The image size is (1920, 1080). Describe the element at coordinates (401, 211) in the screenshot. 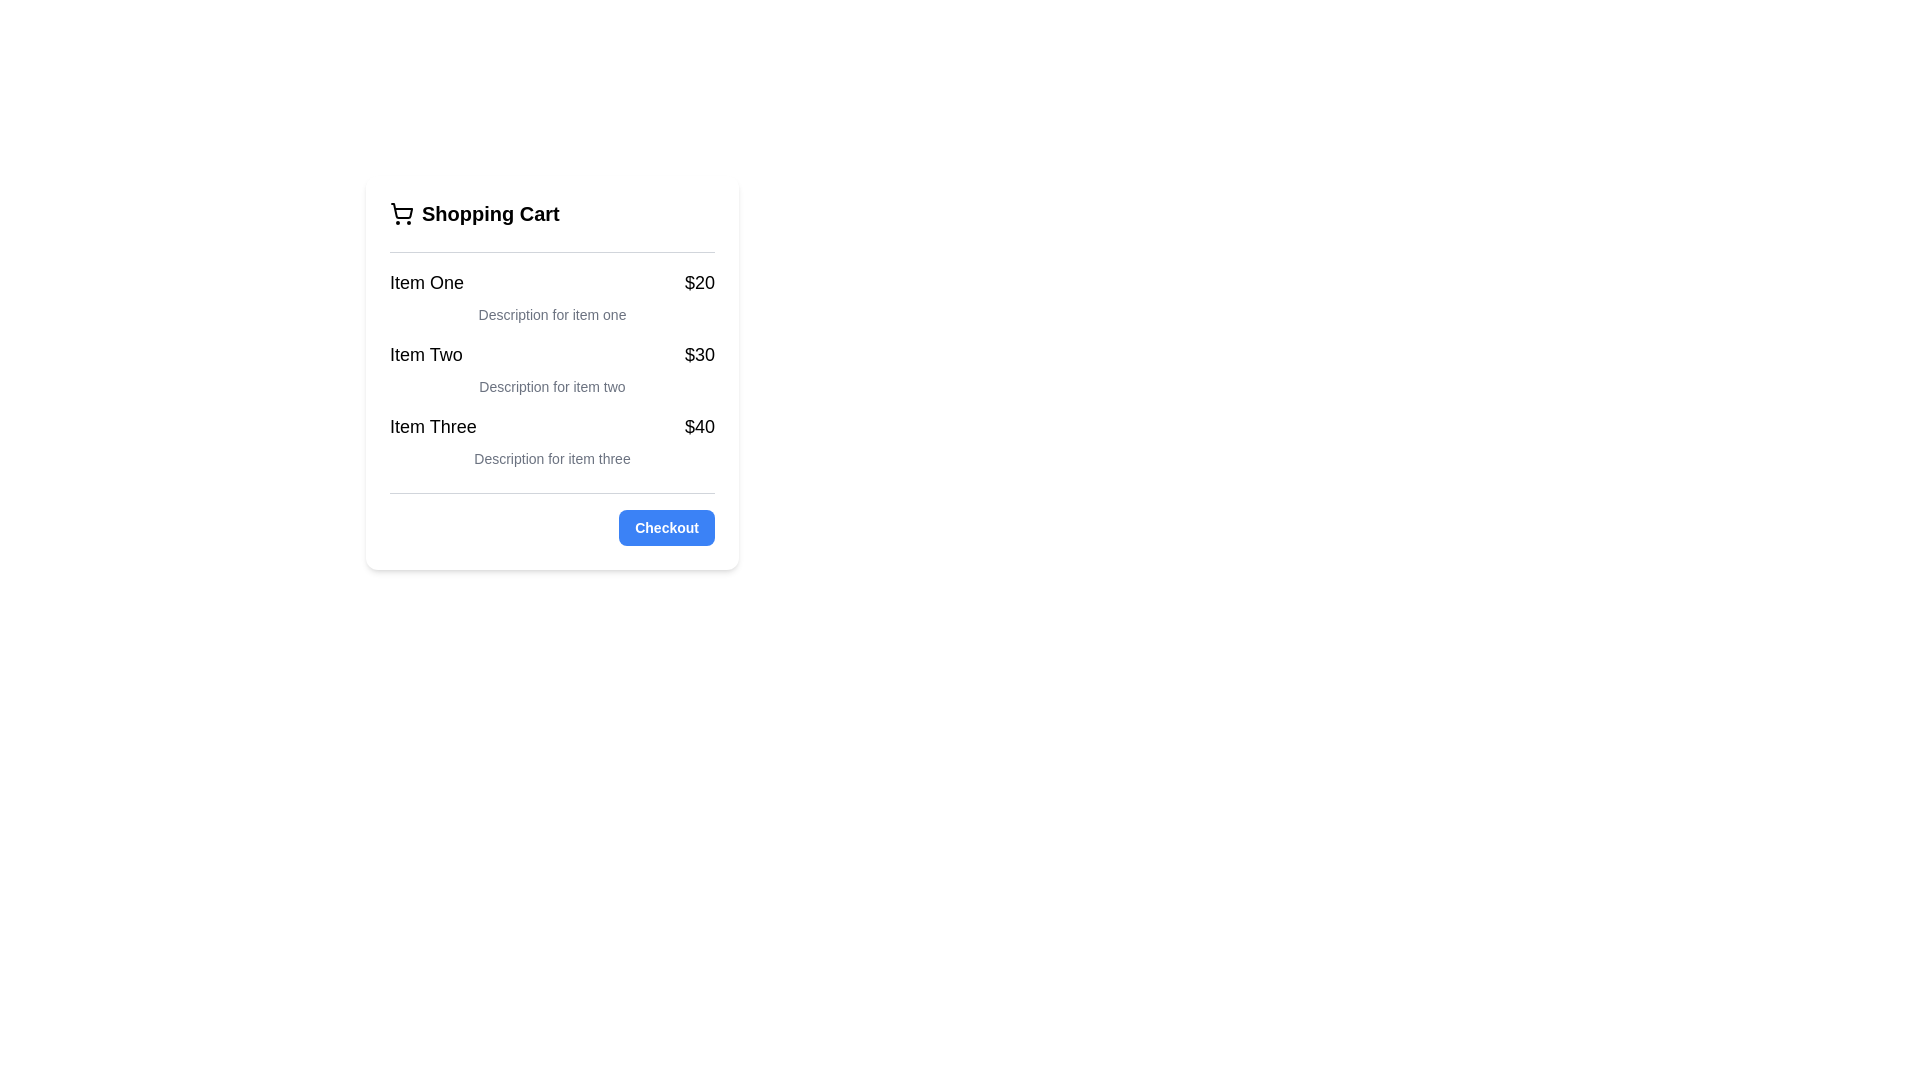

I see `the shopping cart icon located at the top left section of the shopping cart interface, adjacent to the bold title 'Shopping Cart'` at that location.